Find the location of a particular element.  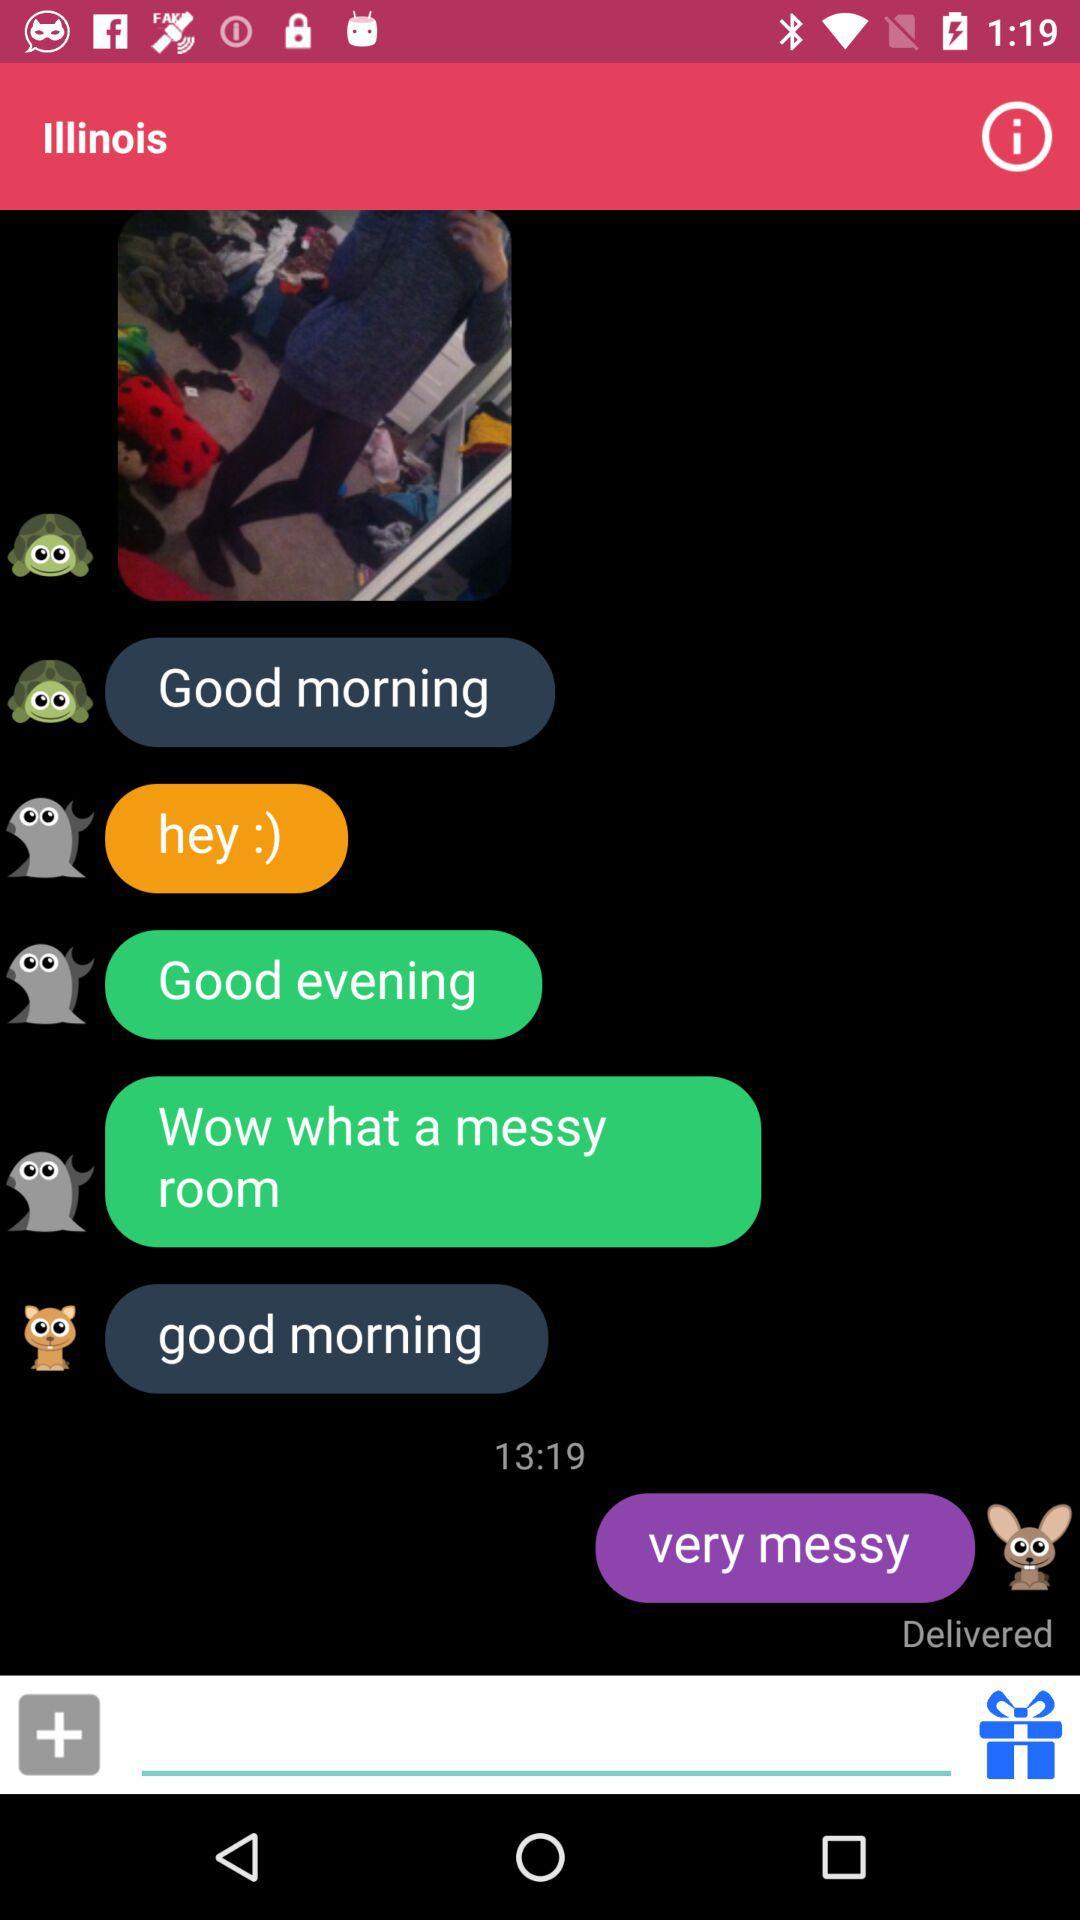

the item next to very messy  icon is located at coordinates (540, 1454).